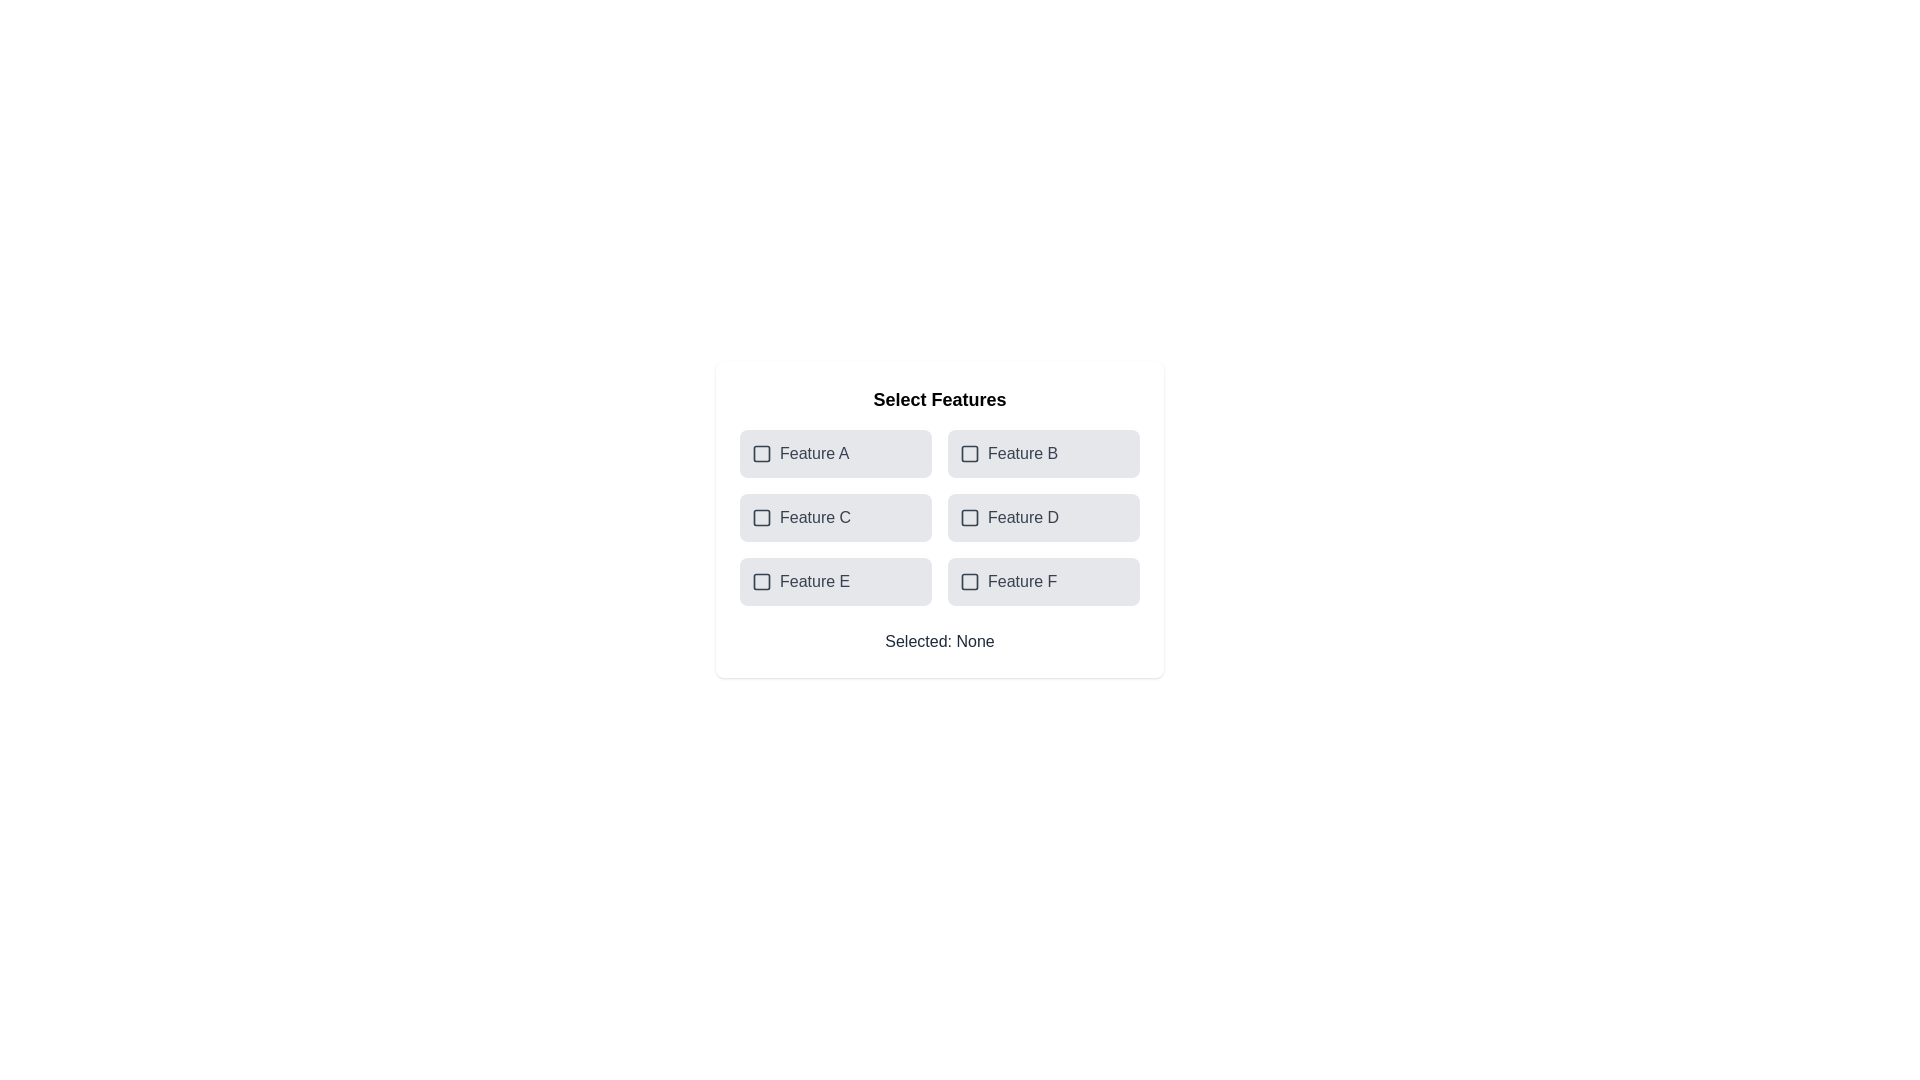  I want to click on the checkbox associated with the feature labeled 'Feature F', located to the left of the static text label in the bottom-right corner of the grid, so click(1002, 582).